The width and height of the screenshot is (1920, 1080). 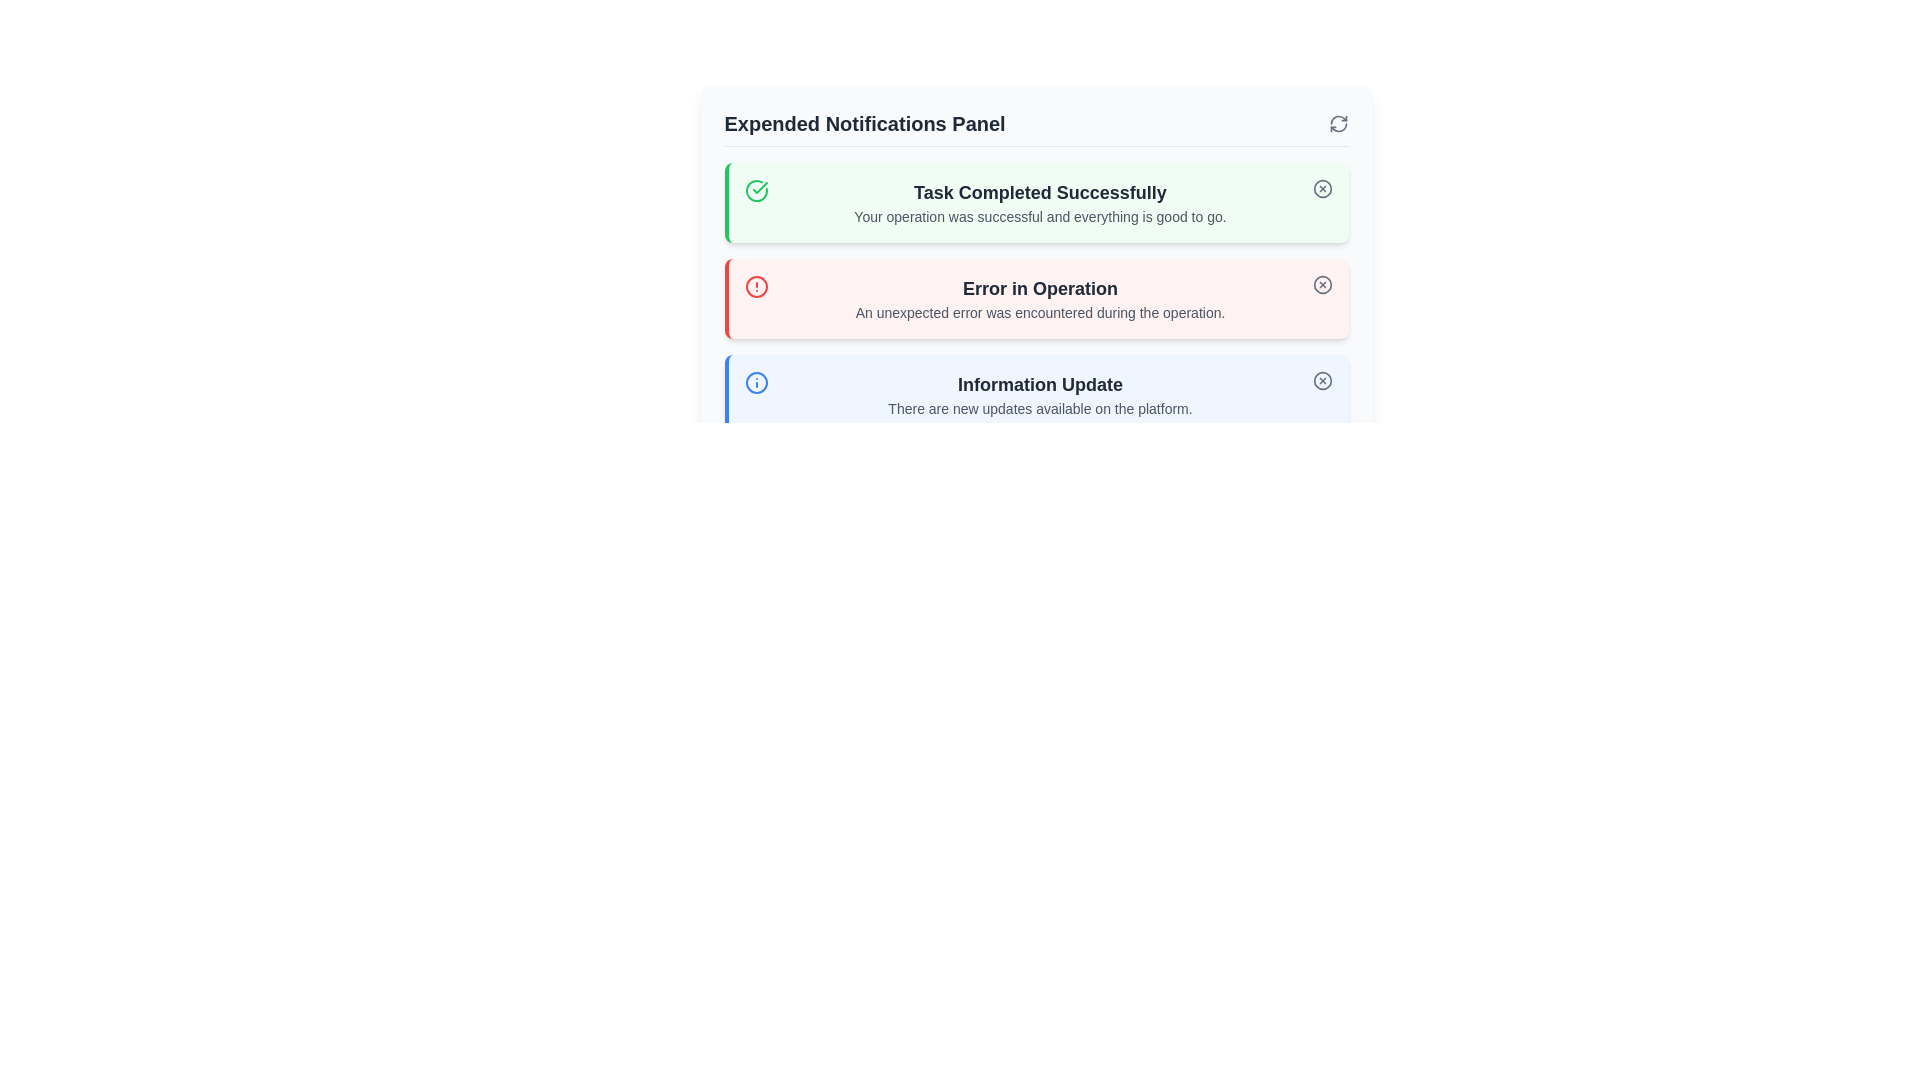 What do you see at coordinates (1040, 312) in the screenshot?
I see `descriptive text located directly below the 'Error in Operation' label within a light red notification panel` at bounding box center [1040, 312].